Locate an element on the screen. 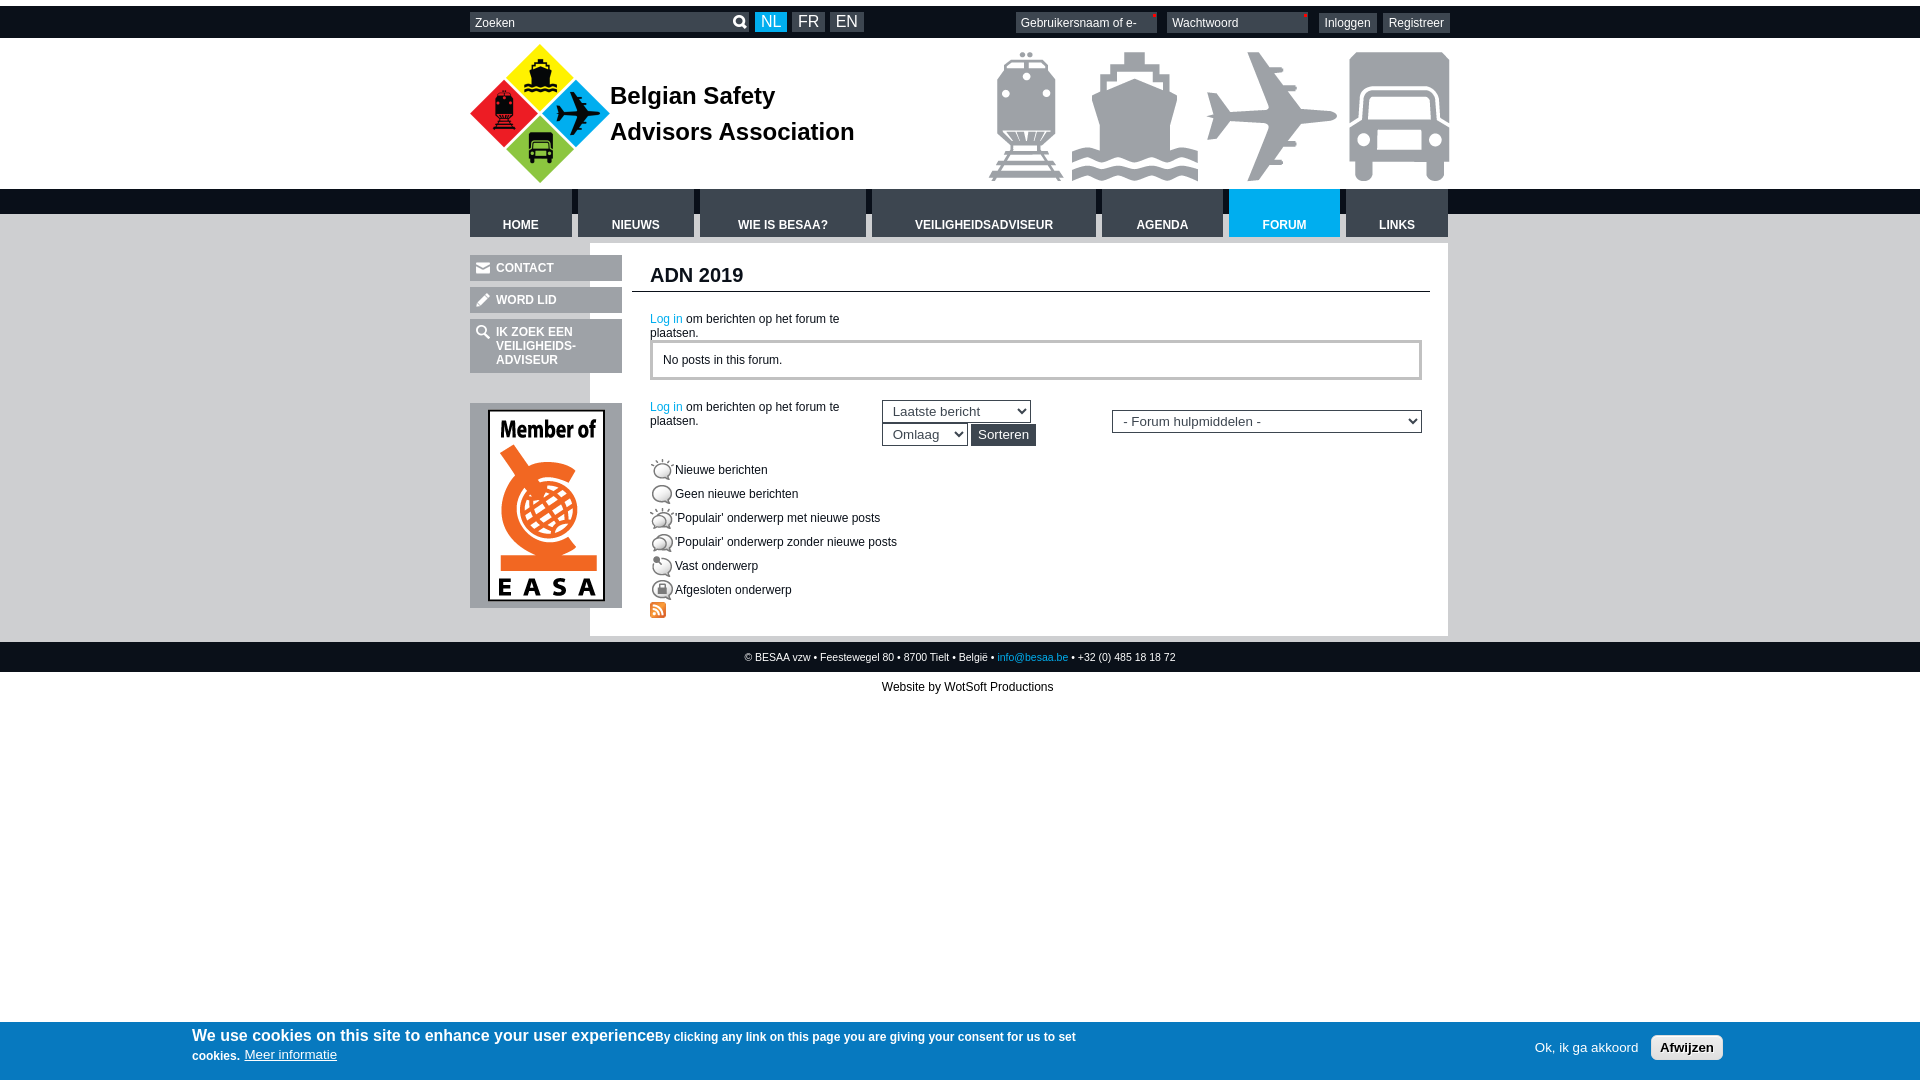 Image resolution: width=1920 pixels, height=1080 pixels. 'VEILIGHEIDSADVISEUR' is located at coordinates (983, 212).